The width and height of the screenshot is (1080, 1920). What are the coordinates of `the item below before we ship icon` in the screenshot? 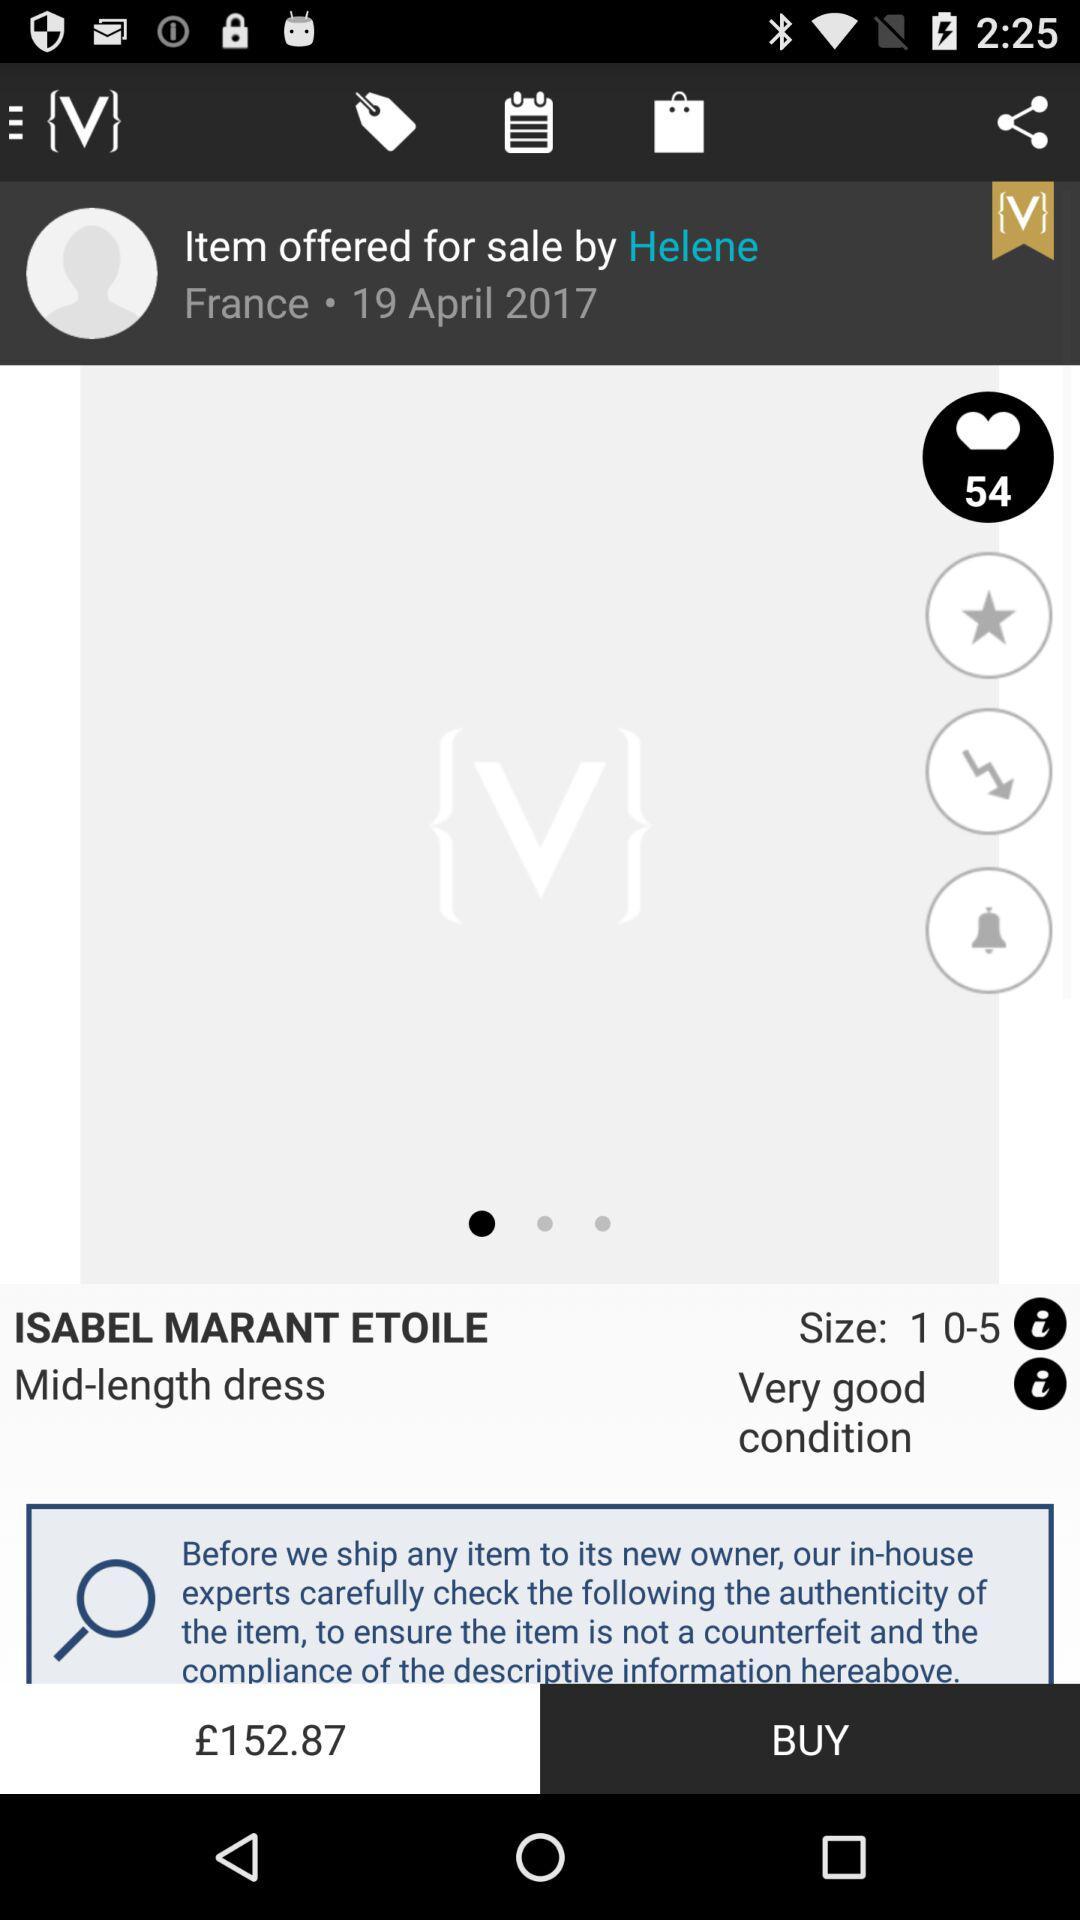 It's located at (810, 1737).